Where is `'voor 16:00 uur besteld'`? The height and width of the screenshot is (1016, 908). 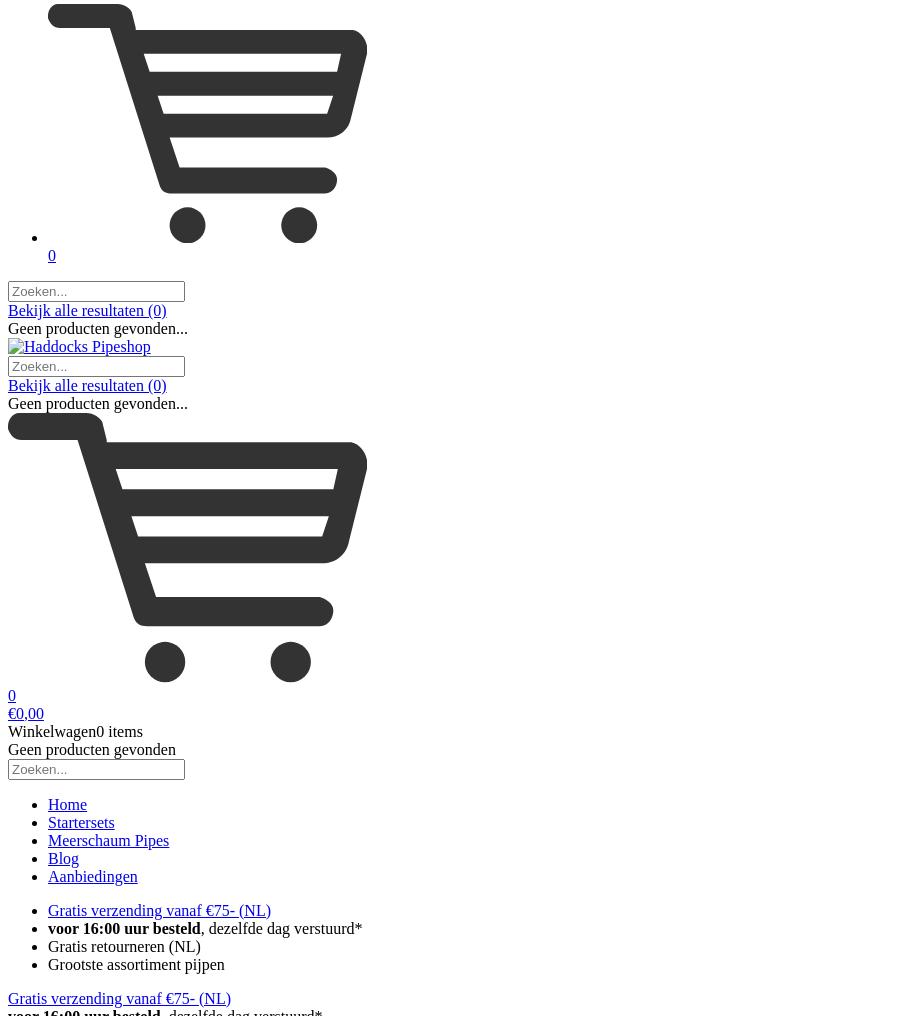
'voor 16:00 uur besteld' is located at coordinates (124, 926).